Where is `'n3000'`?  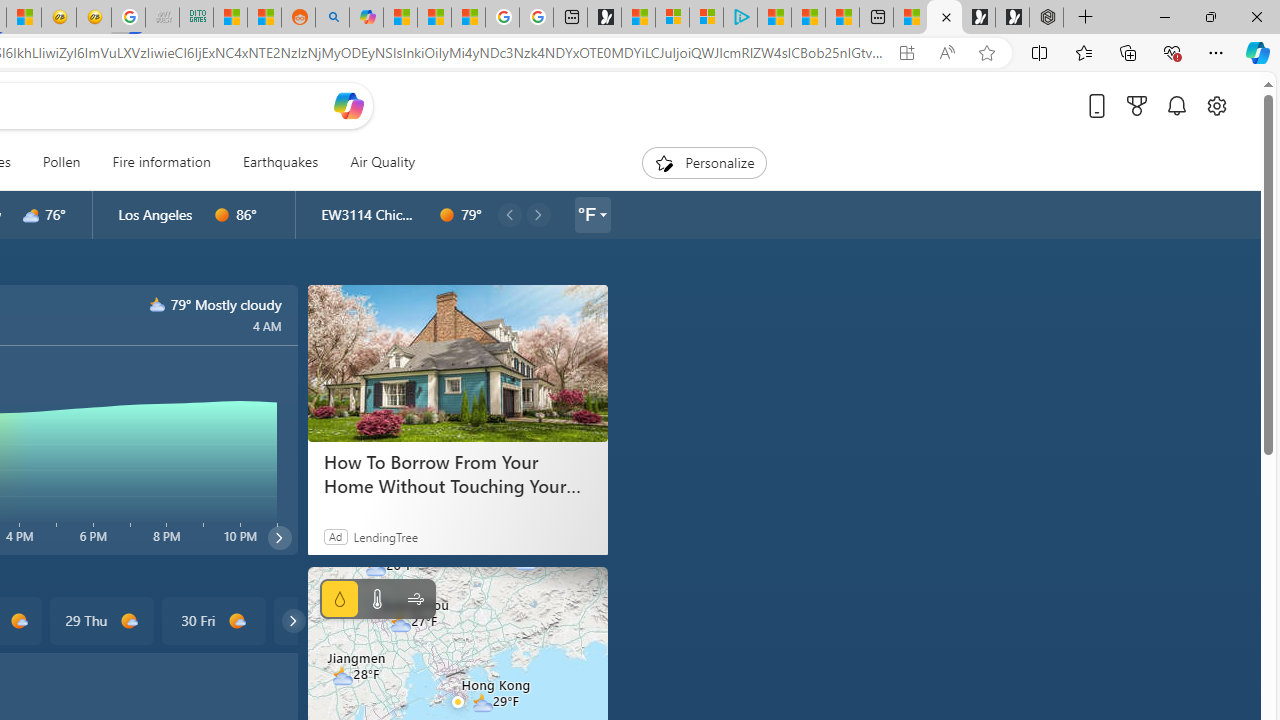 'n3000' is located at coordinates (157, 304).